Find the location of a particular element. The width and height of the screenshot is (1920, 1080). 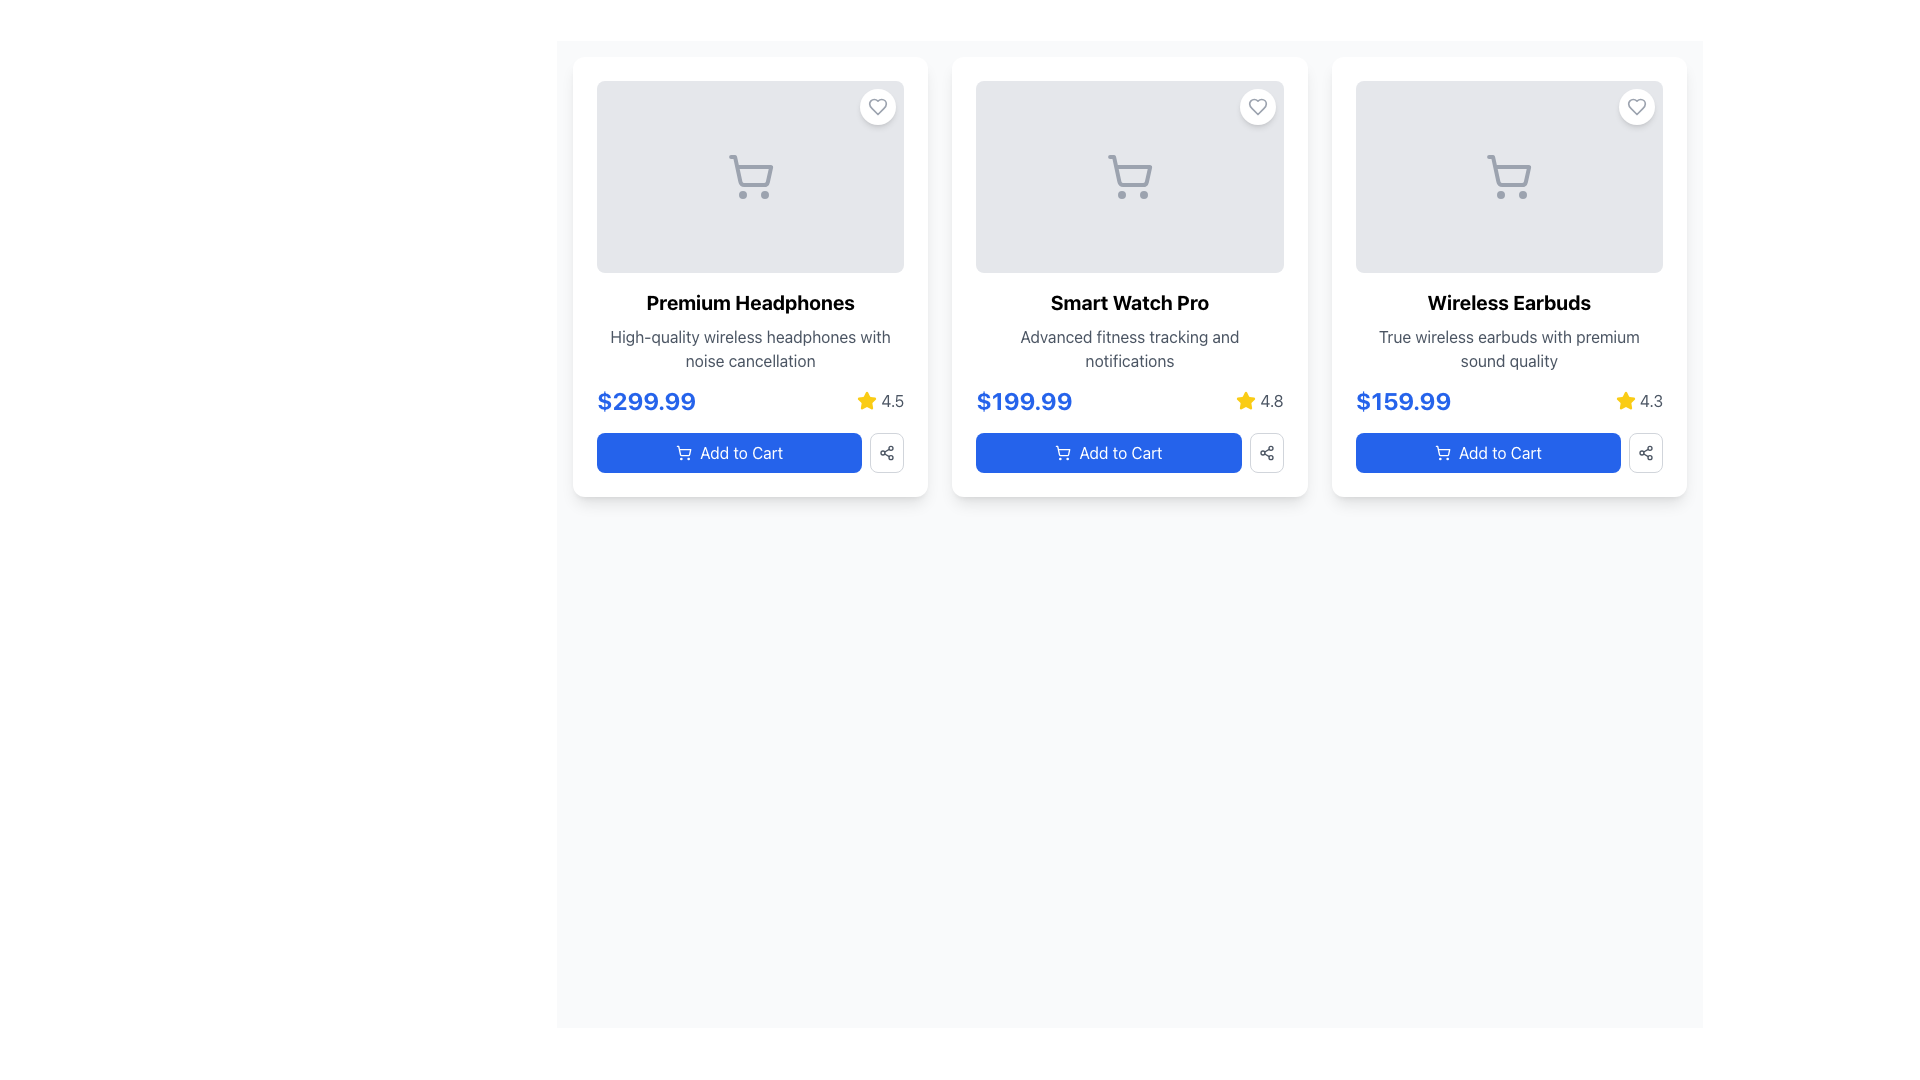

text of the 'Smart Watch Pro' label, which is centrally aligned within the second product card, styled in bold with a larger font size is located at coordinates (1129, 303).